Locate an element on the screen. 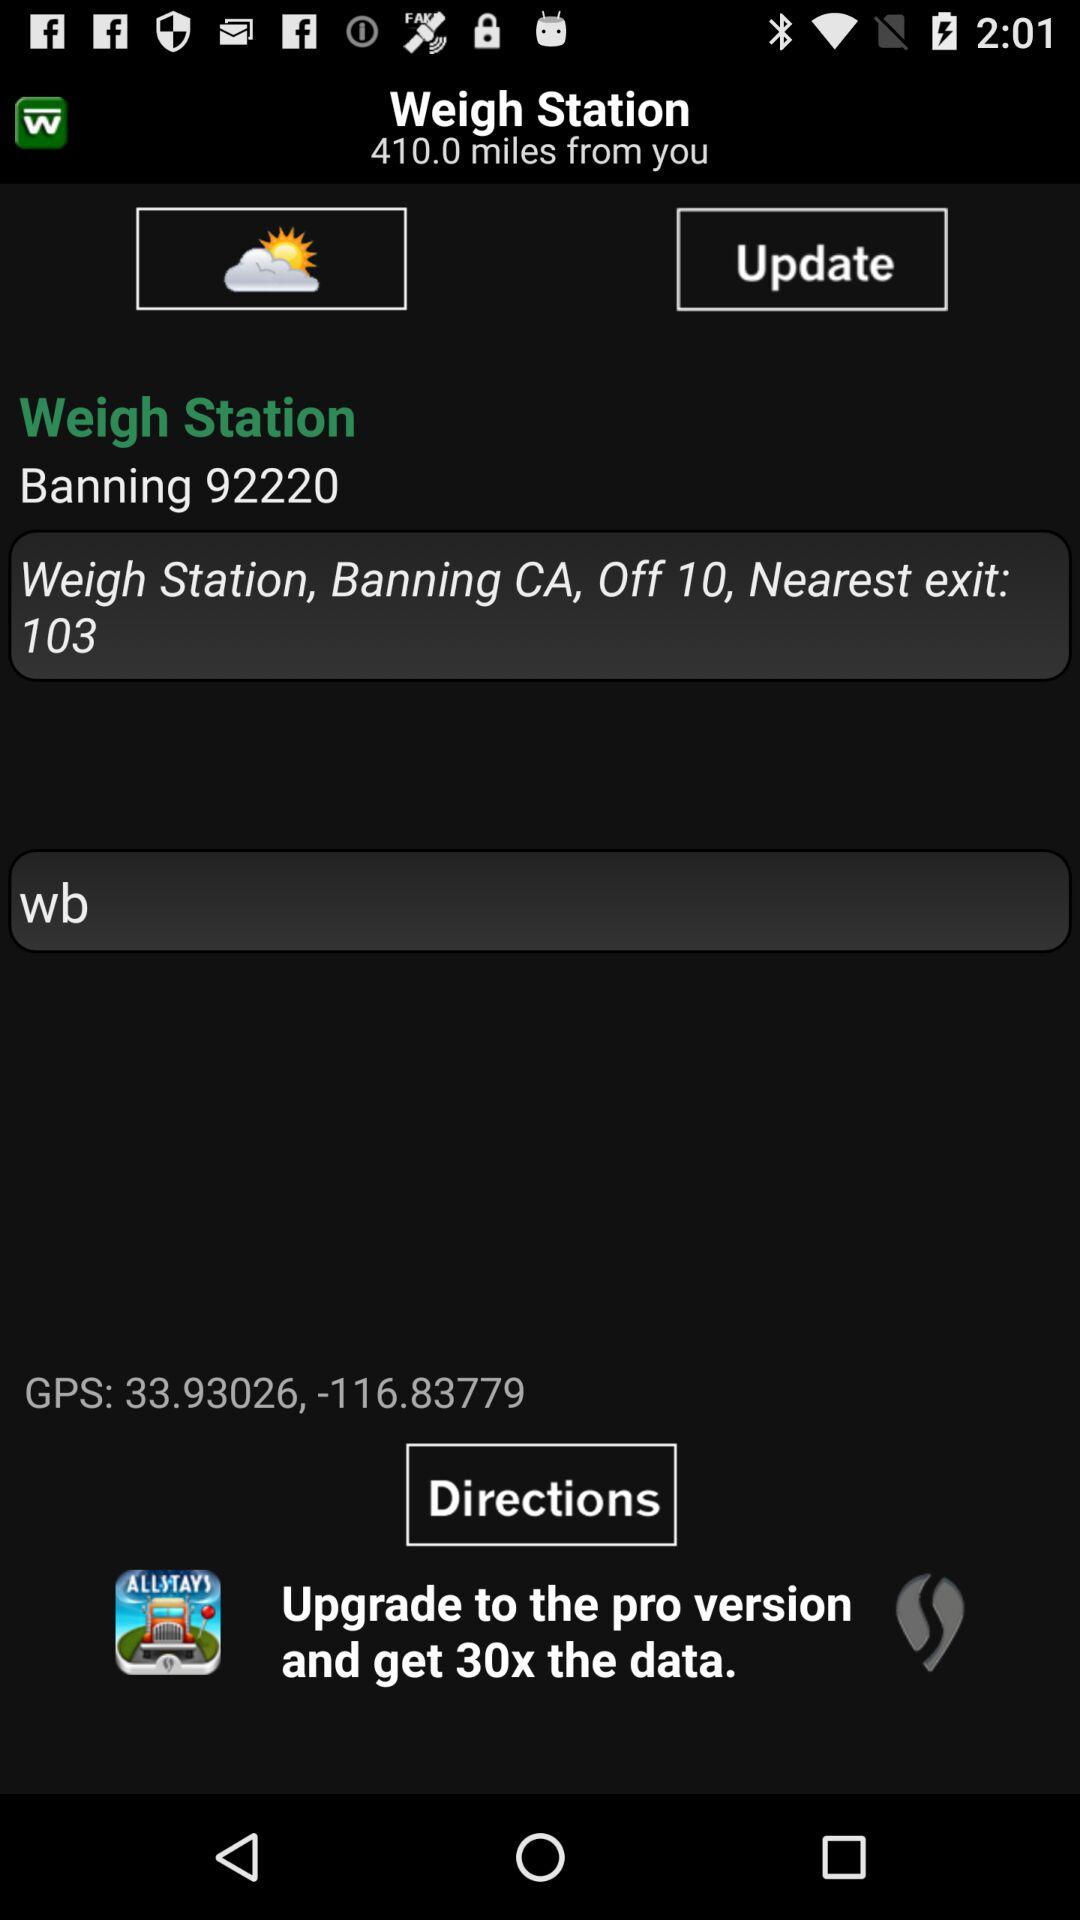 The image size is (1080, 1920). the location icon is located at coordinates (929, 1735).